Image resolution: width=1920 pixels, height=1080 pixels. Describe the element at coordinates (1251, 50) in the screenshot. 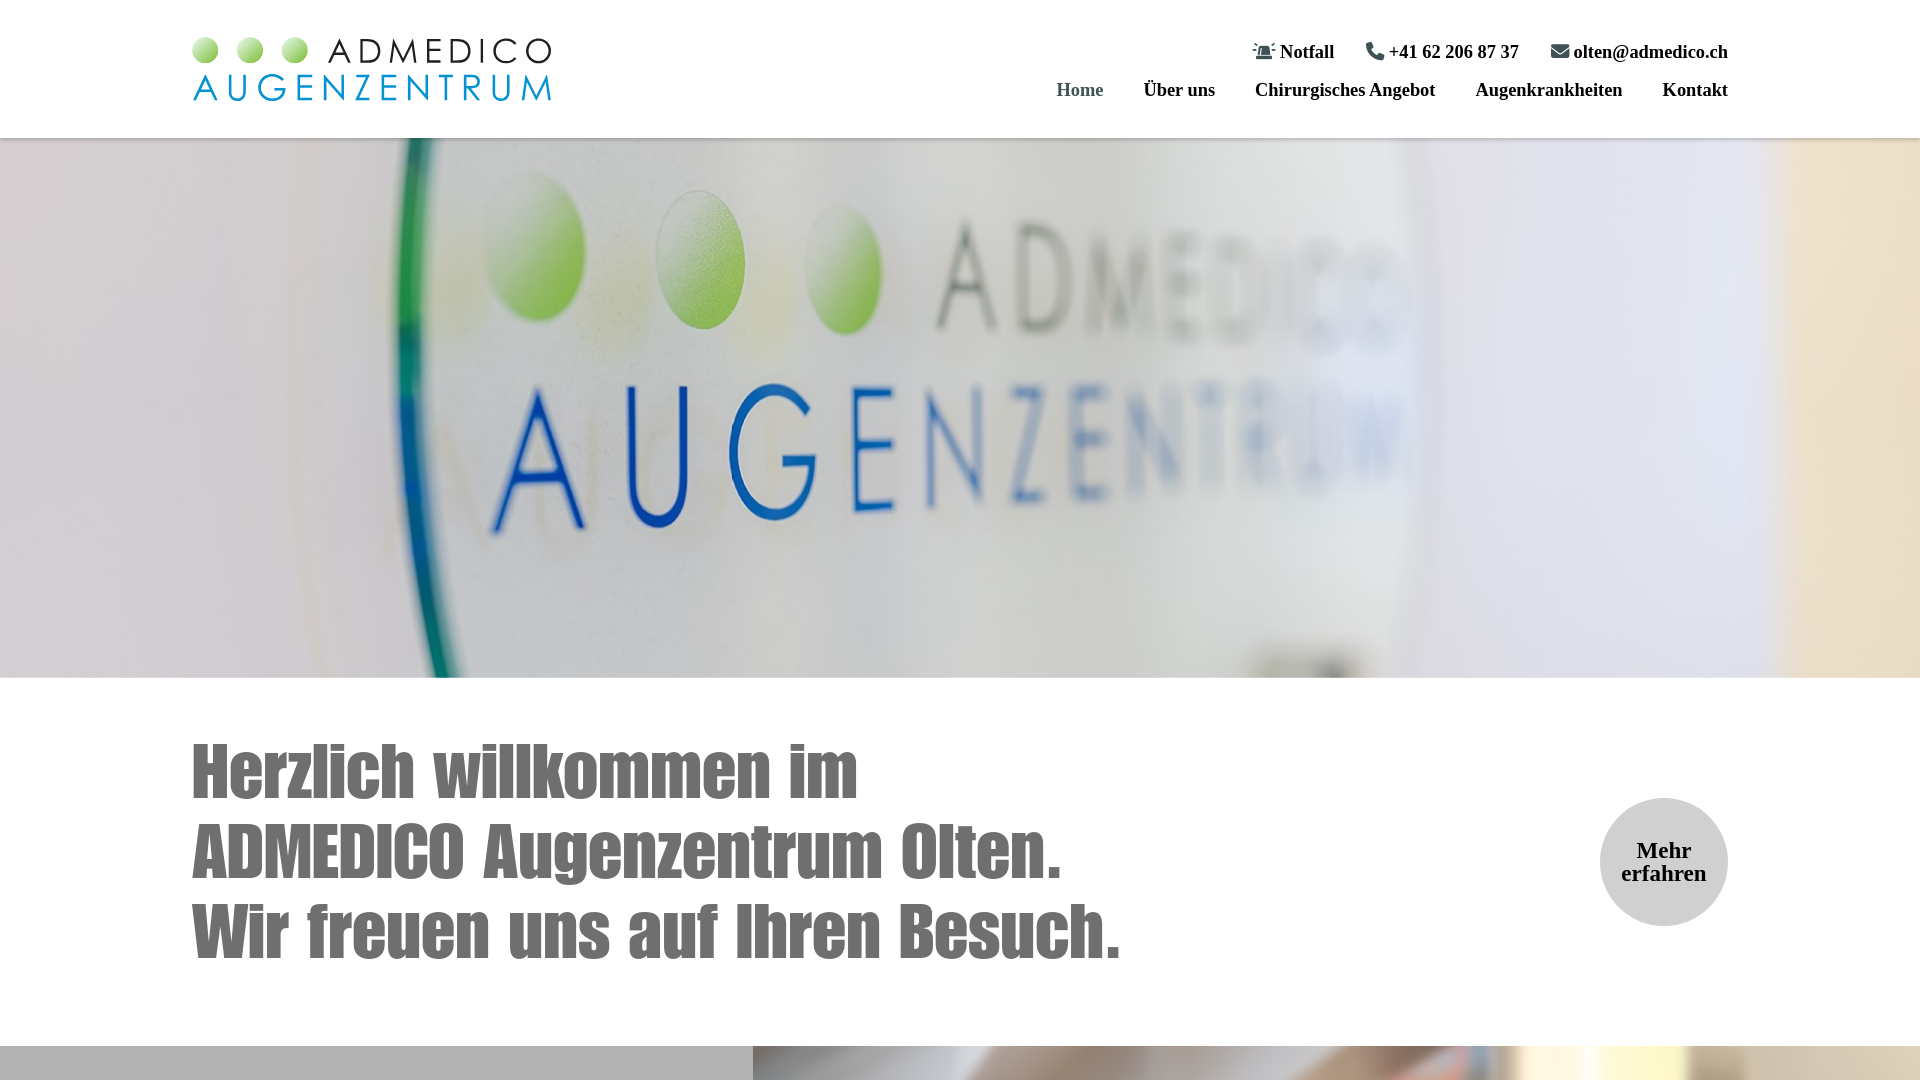

I see `'Notfall'` at that location.